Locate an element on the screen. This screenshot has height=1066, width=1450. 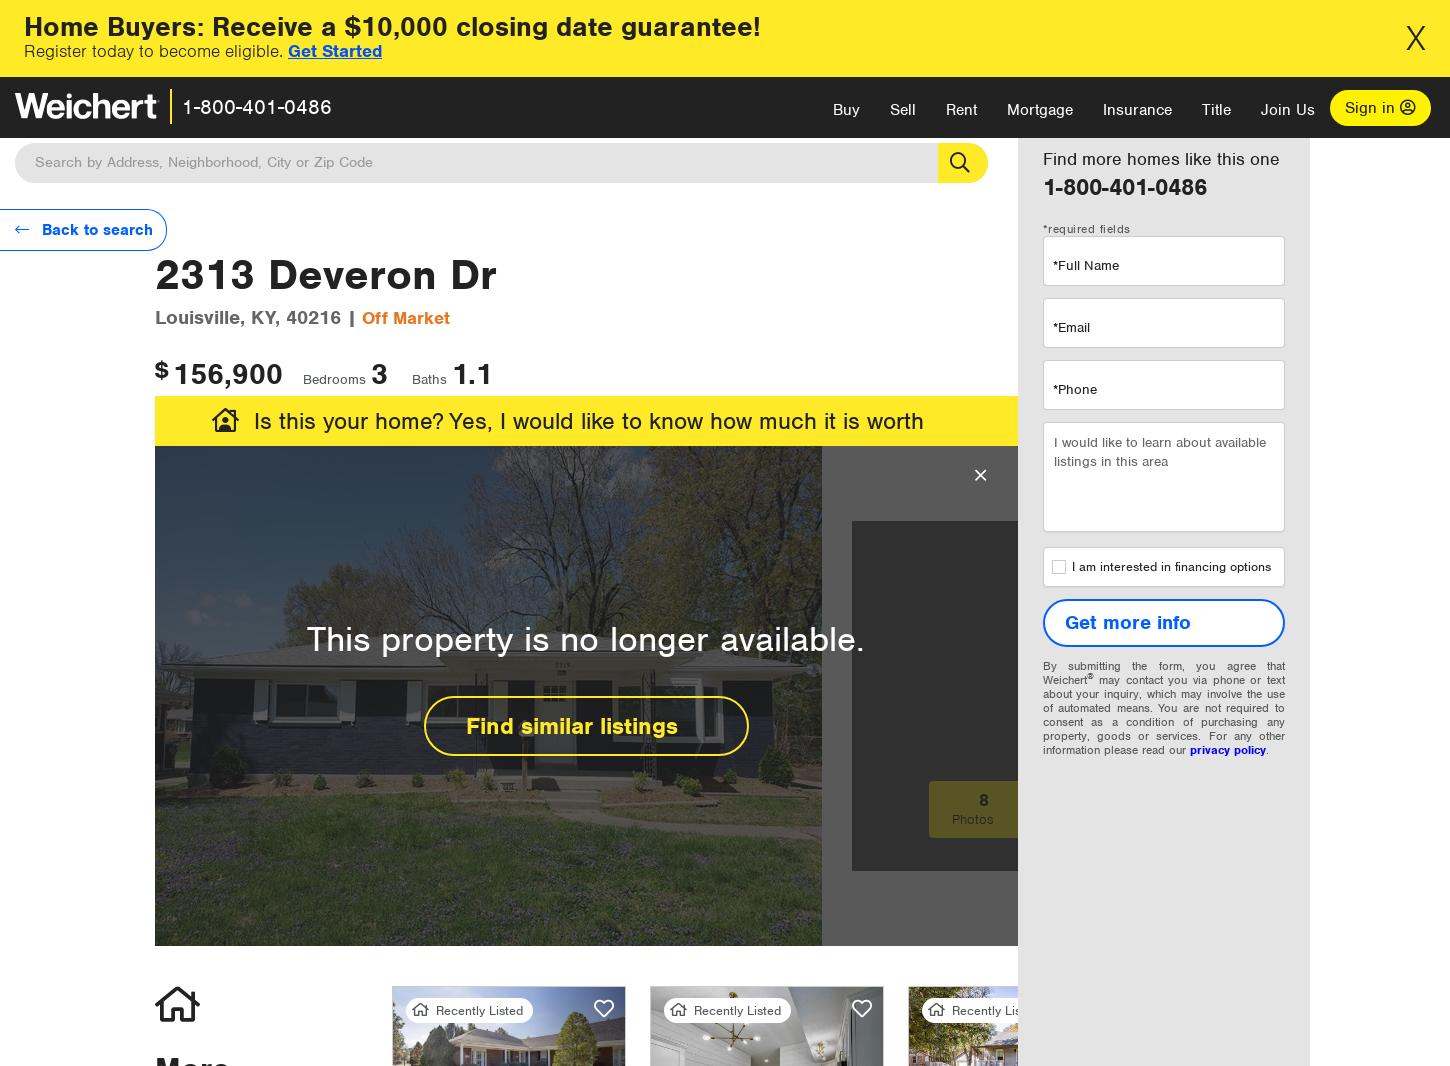
'This property is no longer available.' is located at coordinates (585, 637).